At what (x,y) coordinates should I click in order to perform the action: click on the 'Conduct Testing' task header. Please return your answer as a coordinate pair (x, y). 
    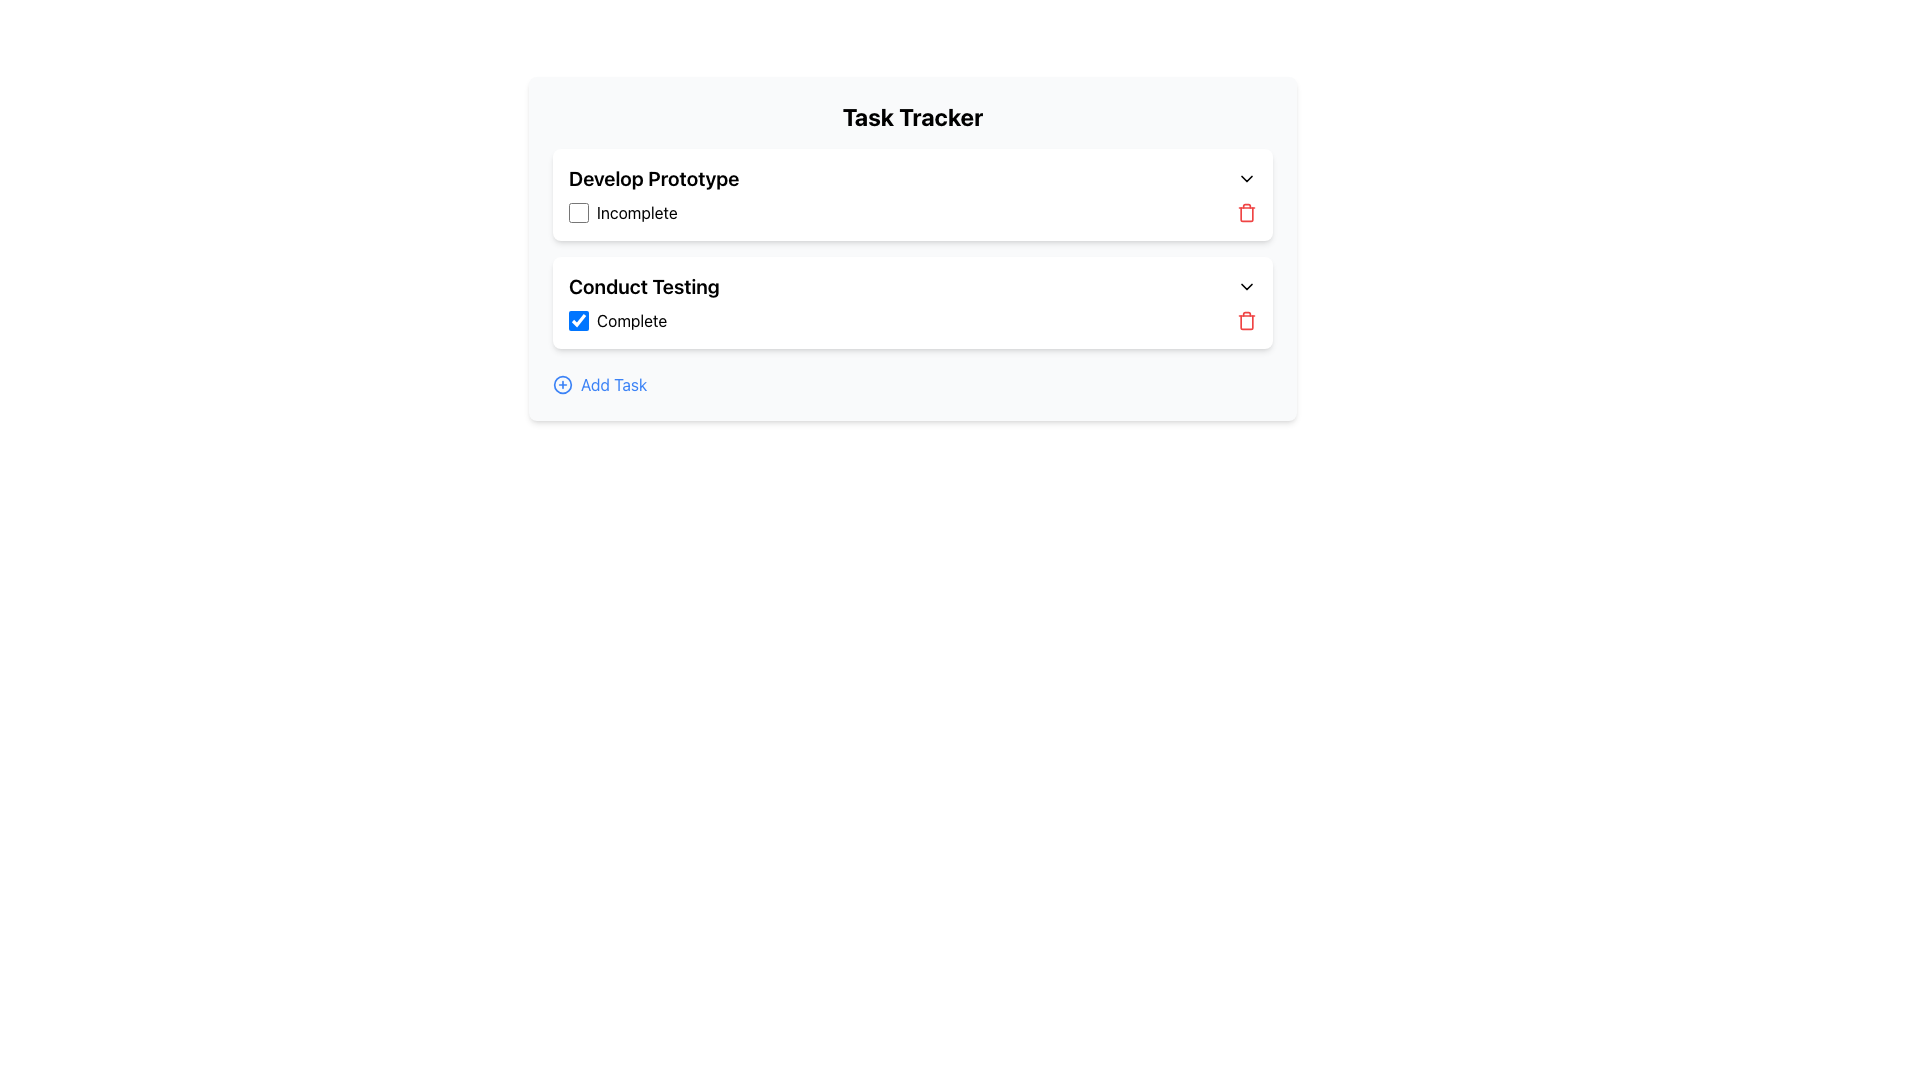
    Looking at the image, I should click on (911, 286).